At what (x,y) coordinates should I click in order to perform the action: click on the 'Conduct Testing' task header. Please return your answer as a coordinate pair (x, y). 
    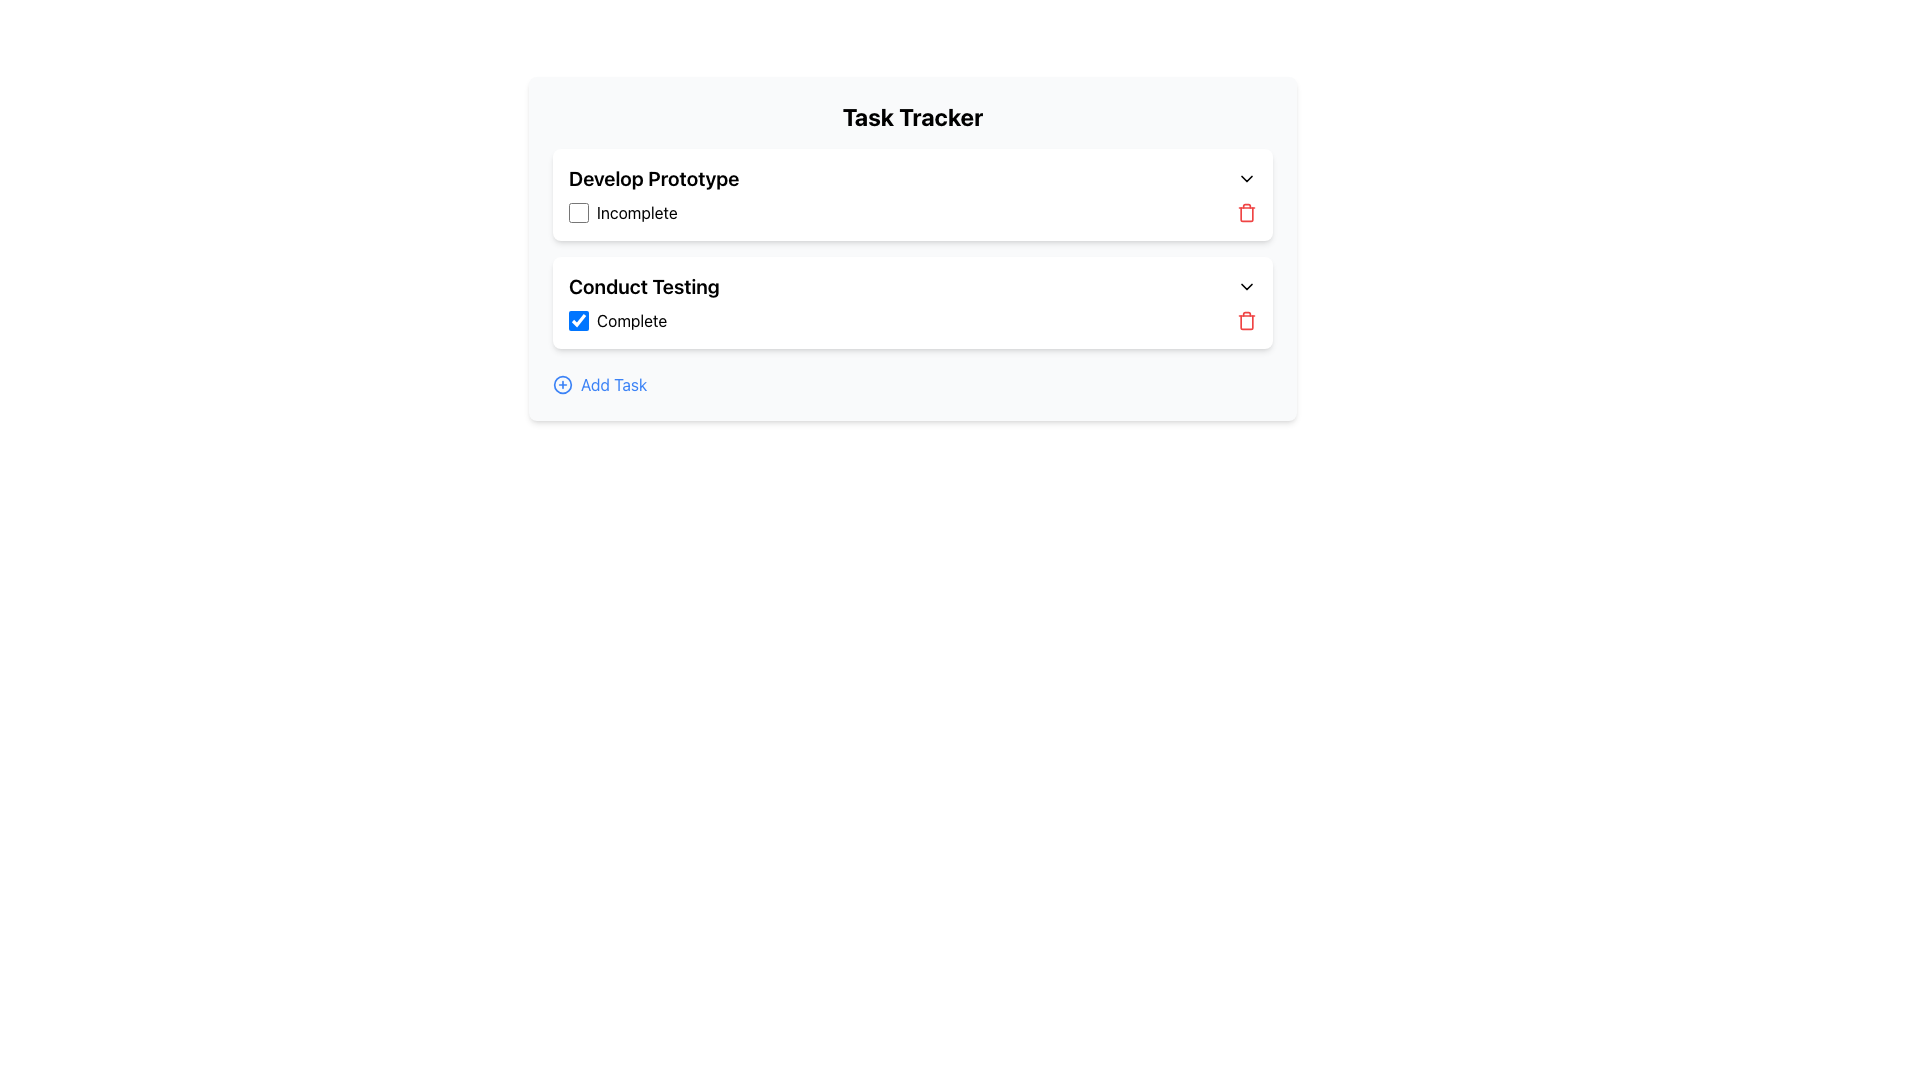
    Looking at the image, I should click on (911, 286).